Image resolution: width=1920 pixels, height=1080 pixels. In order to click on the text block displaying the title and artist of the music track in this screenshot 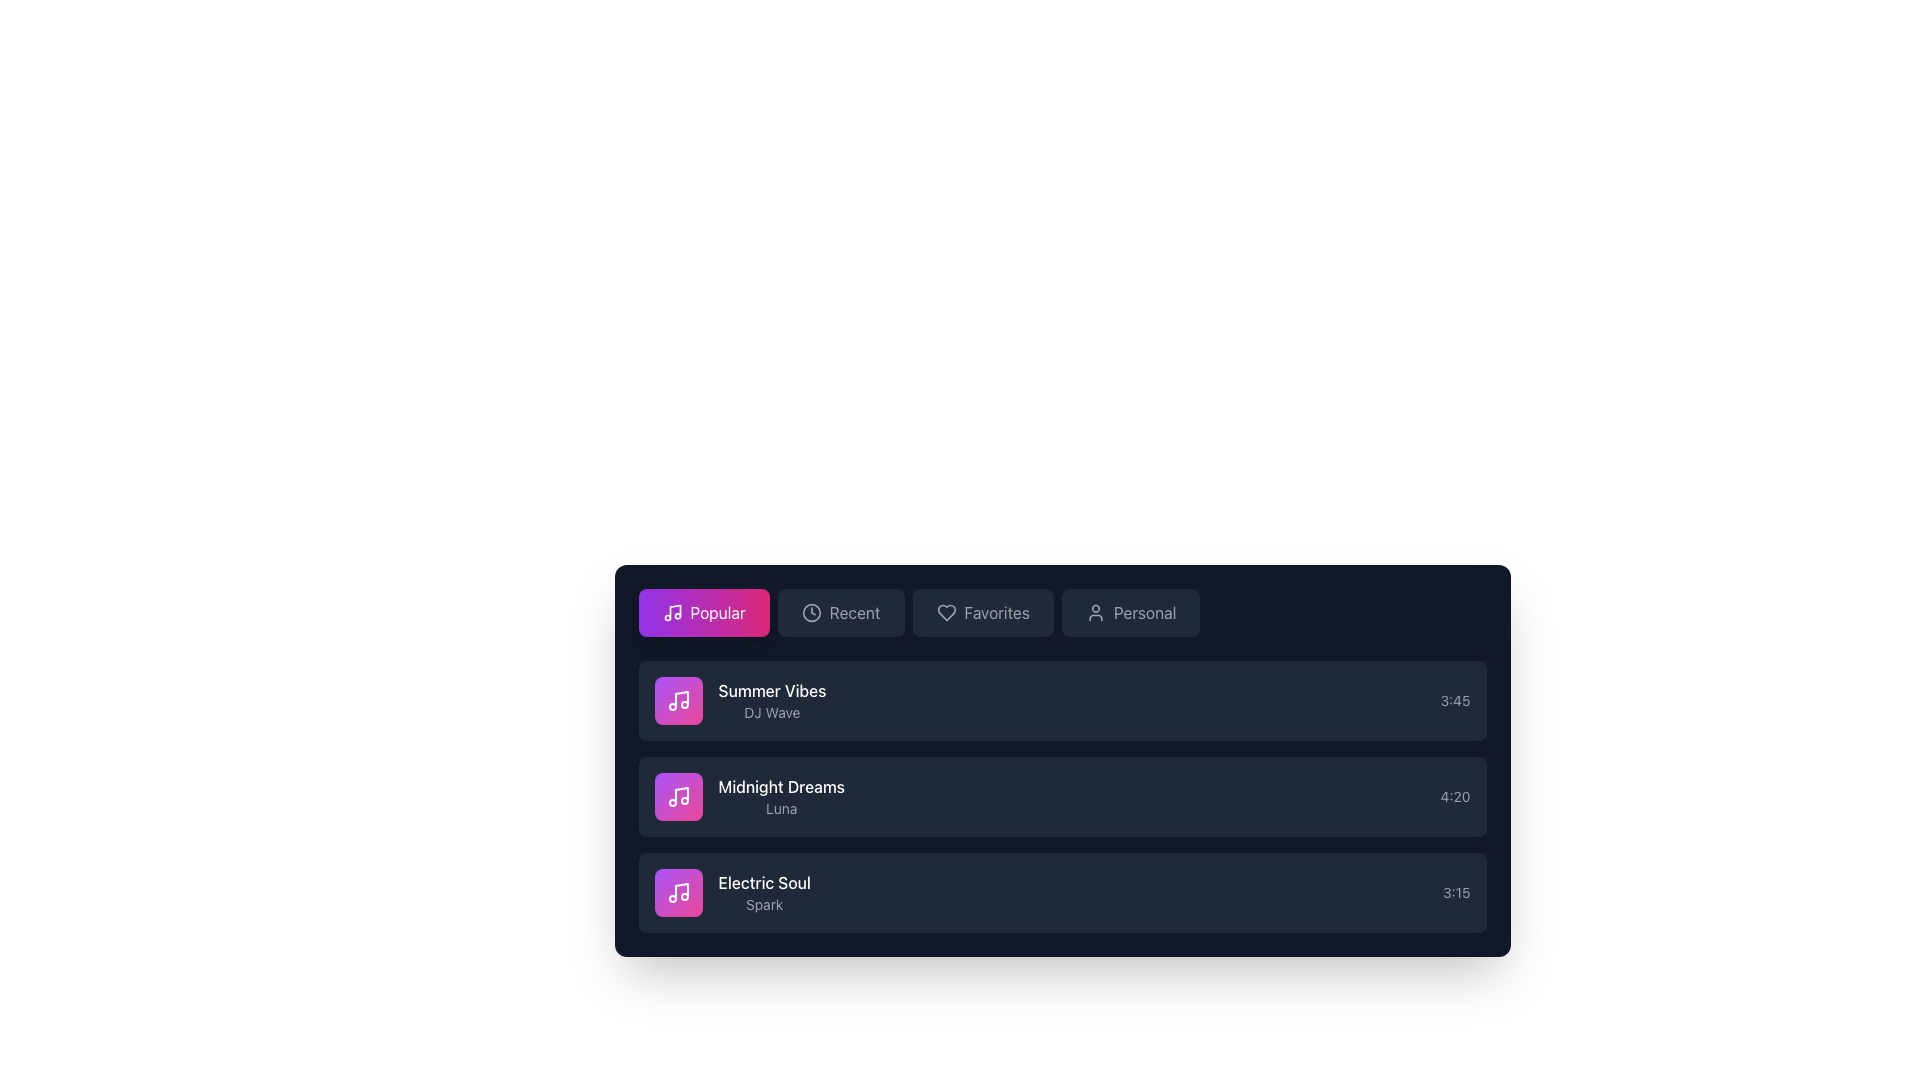, I will do `click(739, 700)`.